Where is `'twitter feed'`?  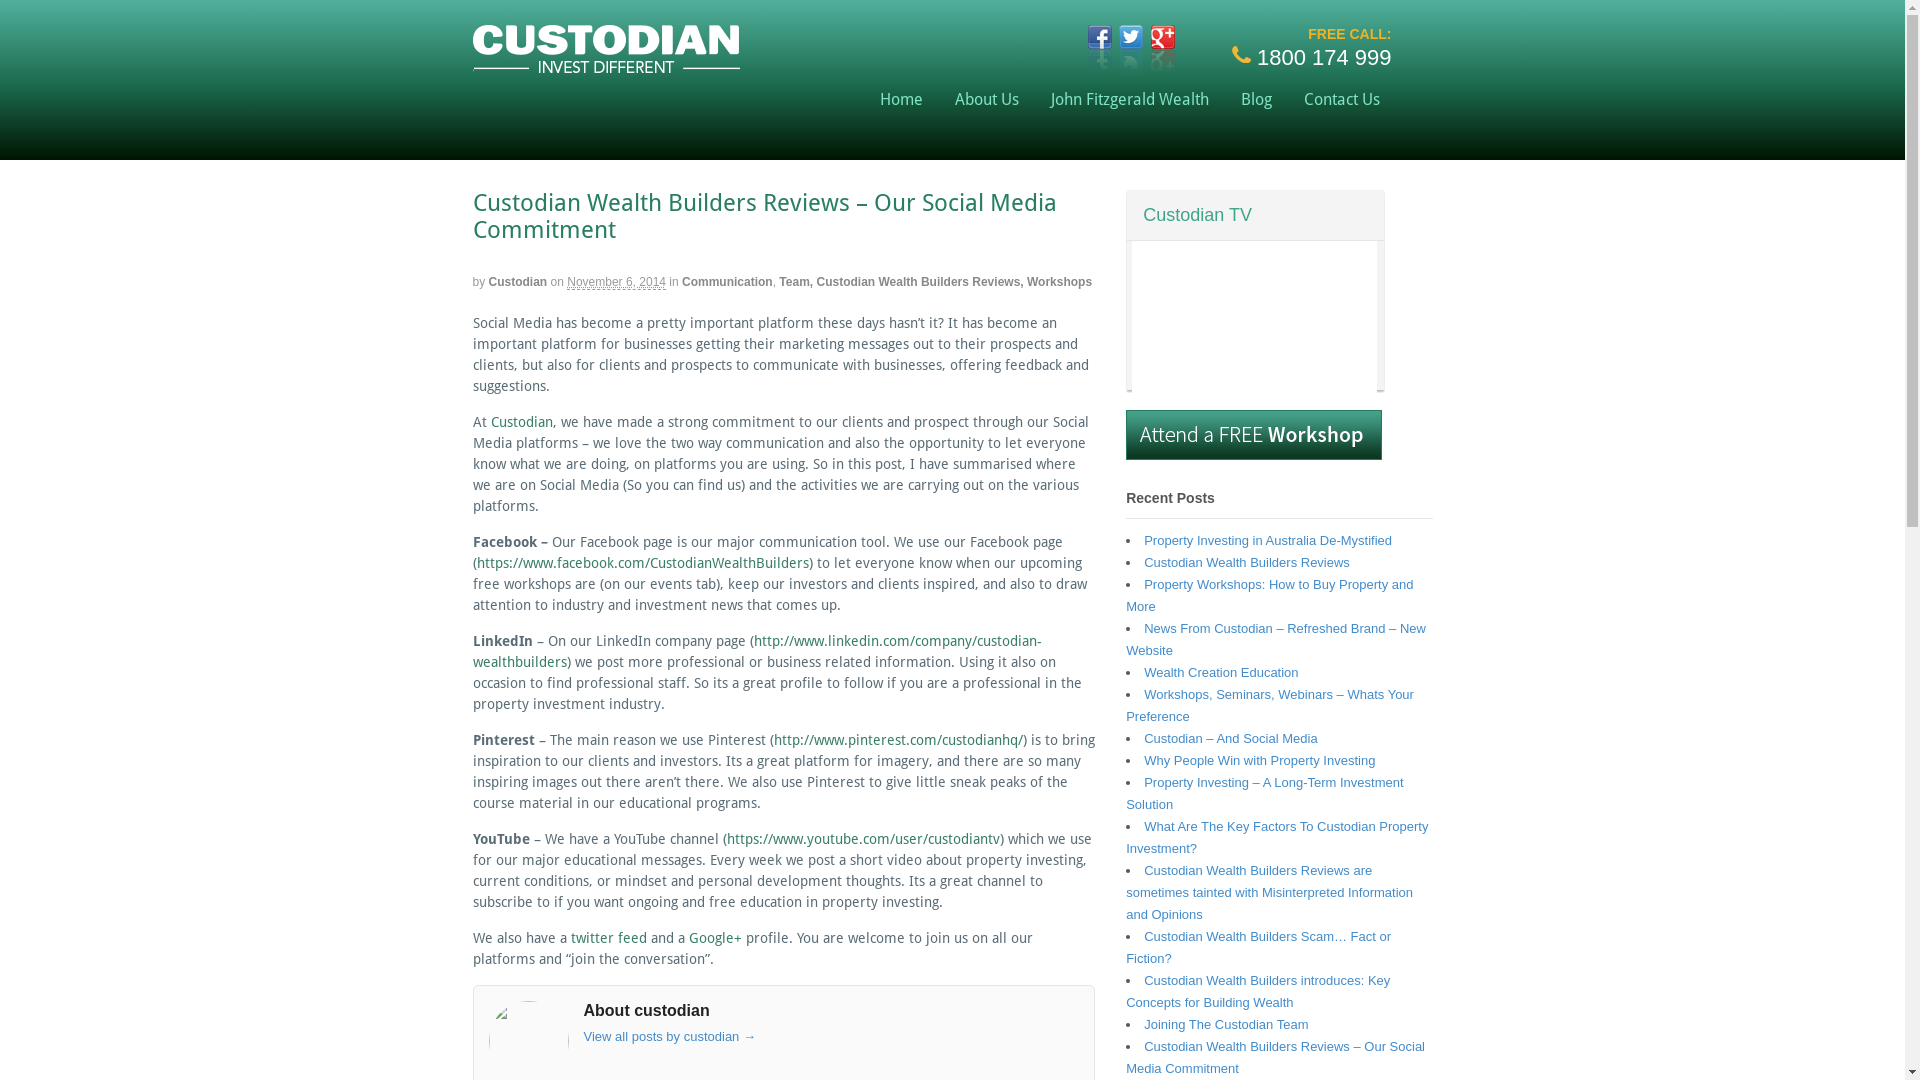 'twitter feed' is located at coordinates (607, 937).